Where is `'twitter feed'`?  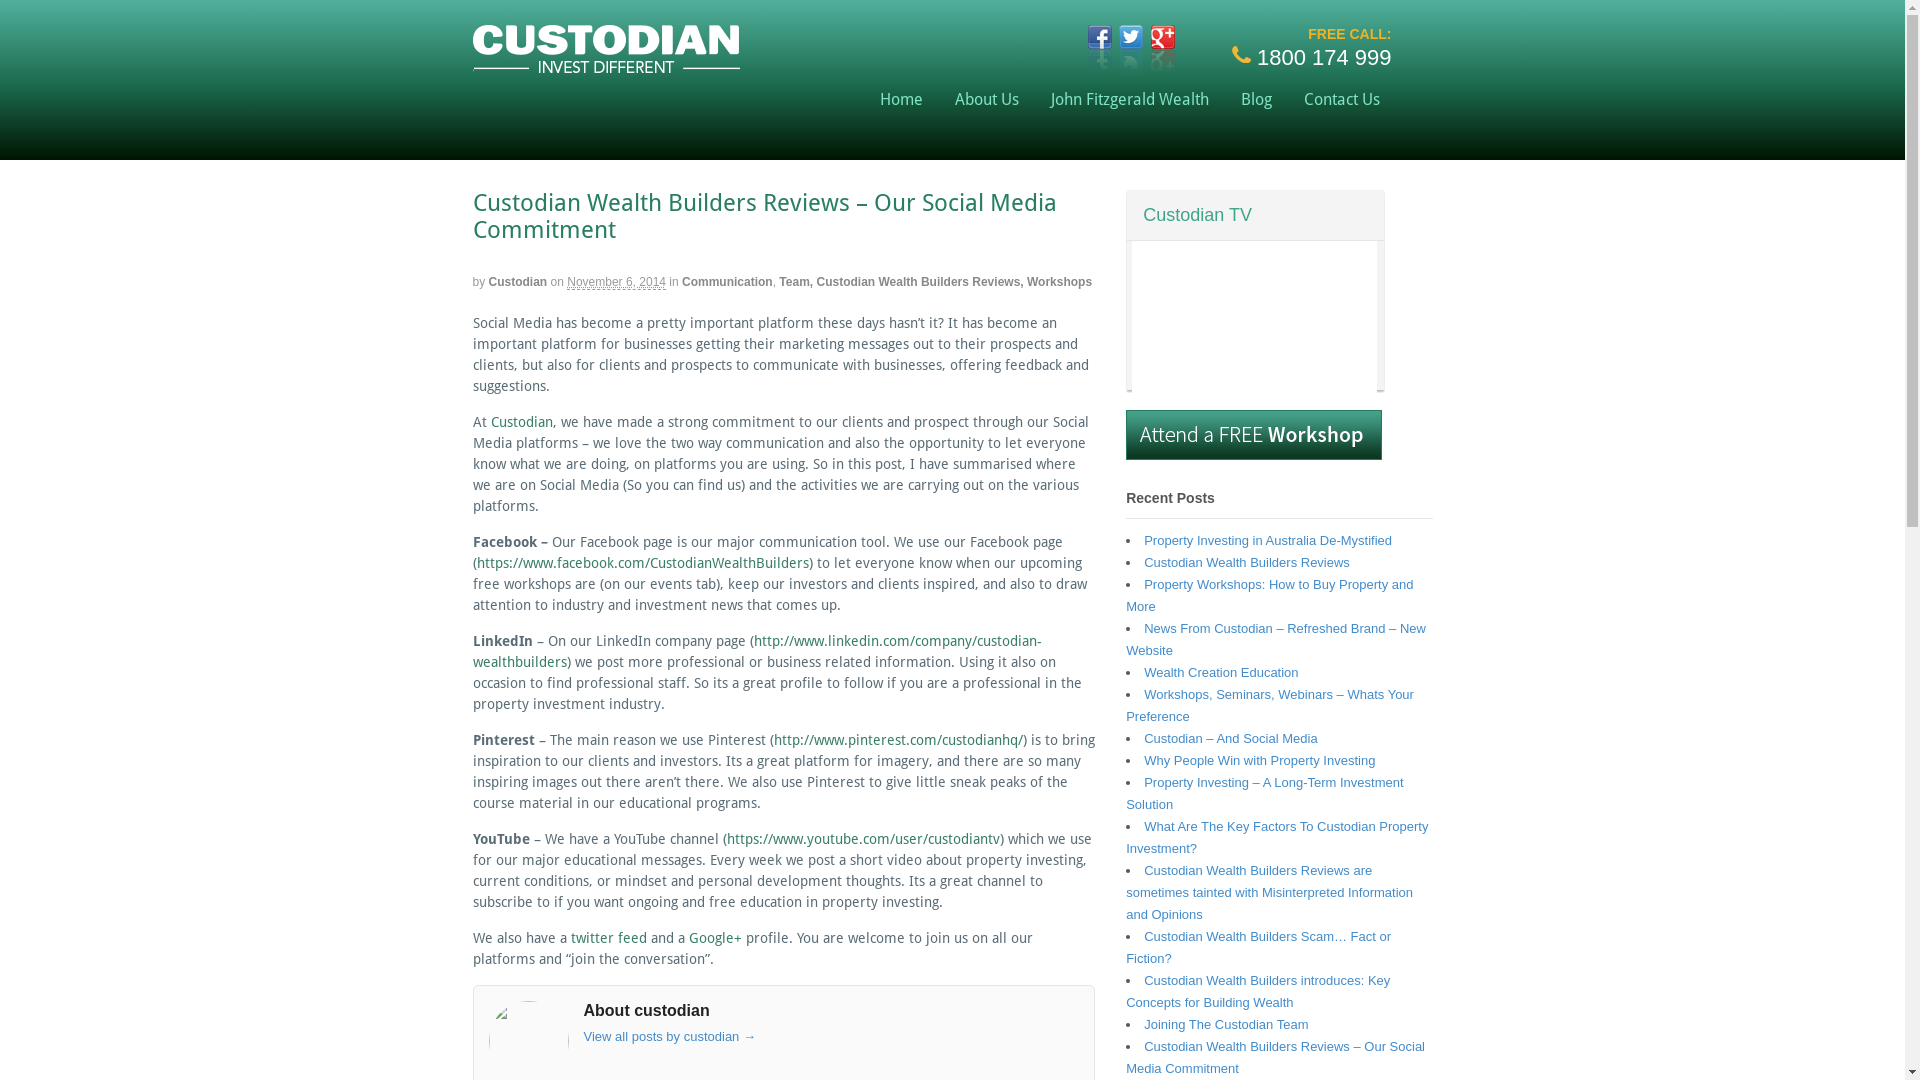 'twitter feed' is located at coordinates (607, 937).